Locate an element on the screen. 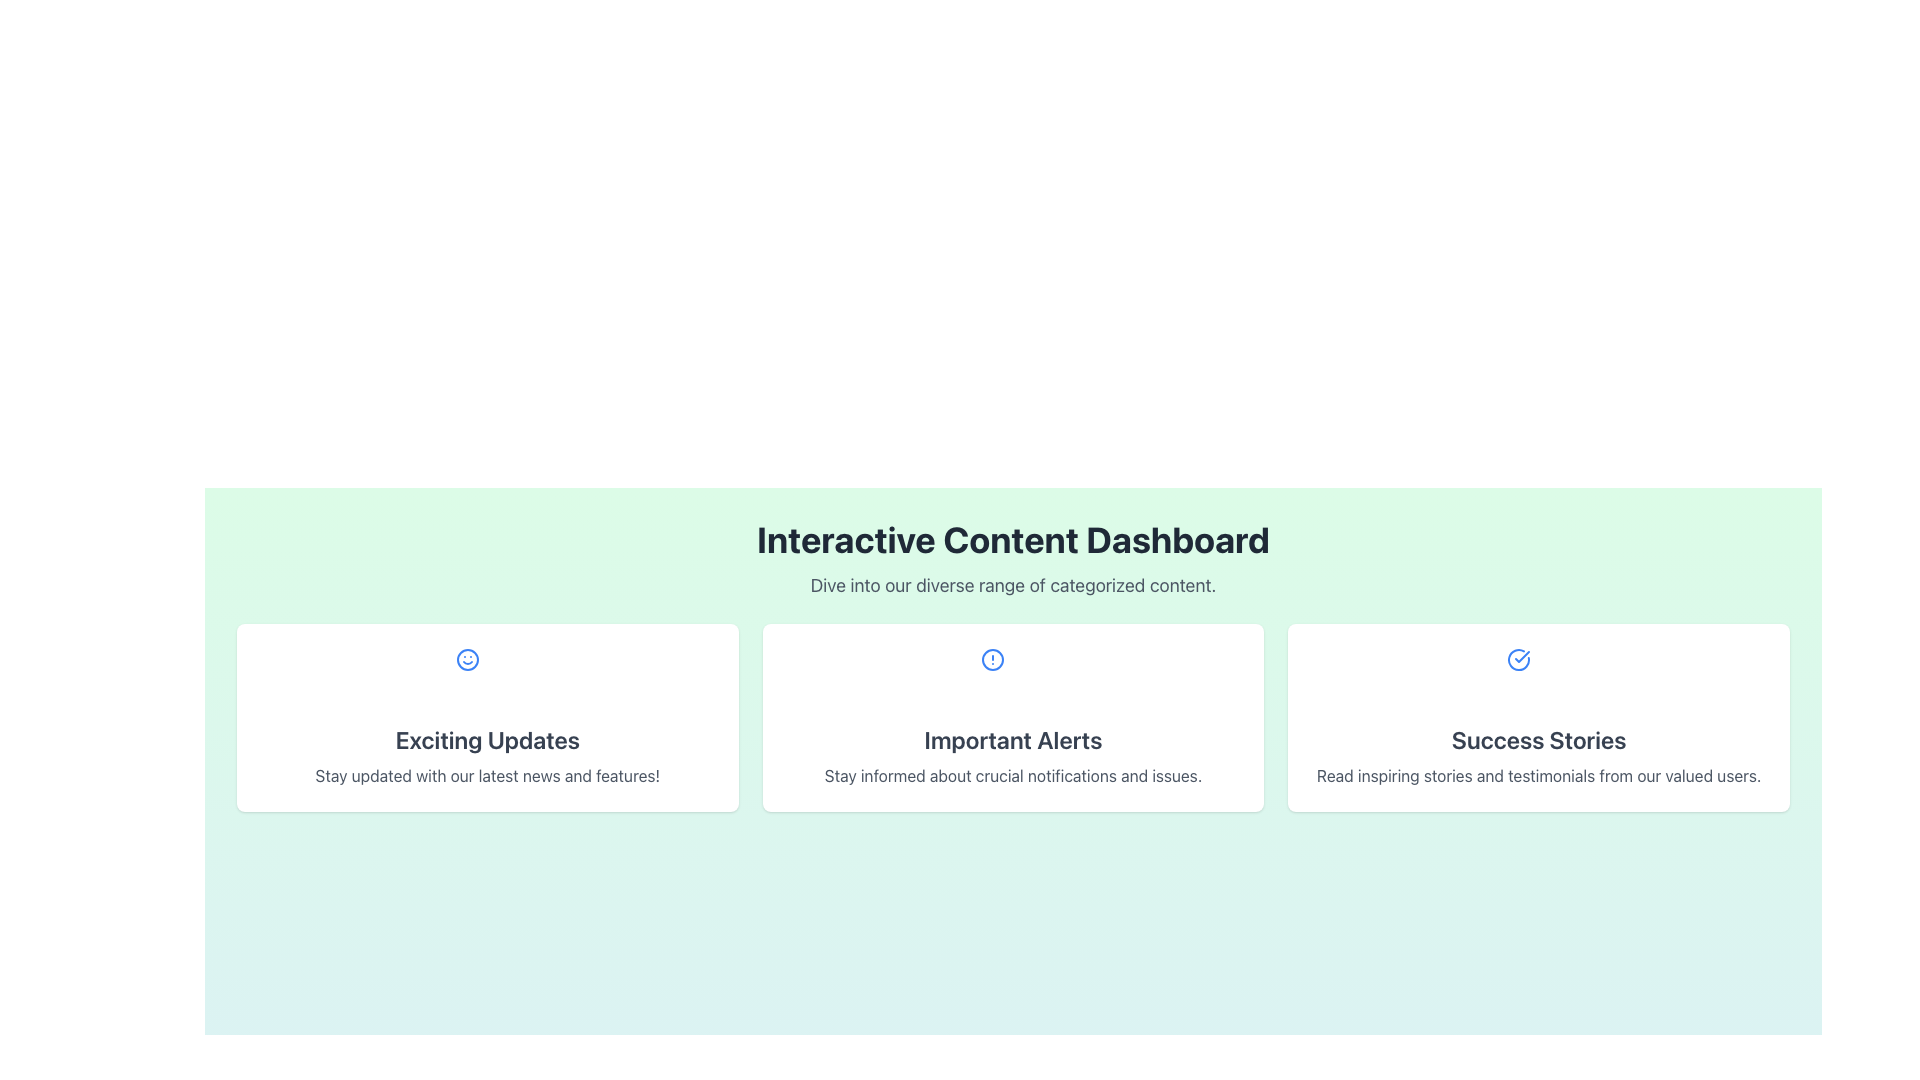  the 'Success Stories' text label which is displayed in a bold, large font within a white rounded rectangle card, centrally positioned in the third card on the right is located at coordinates (1538, 740).